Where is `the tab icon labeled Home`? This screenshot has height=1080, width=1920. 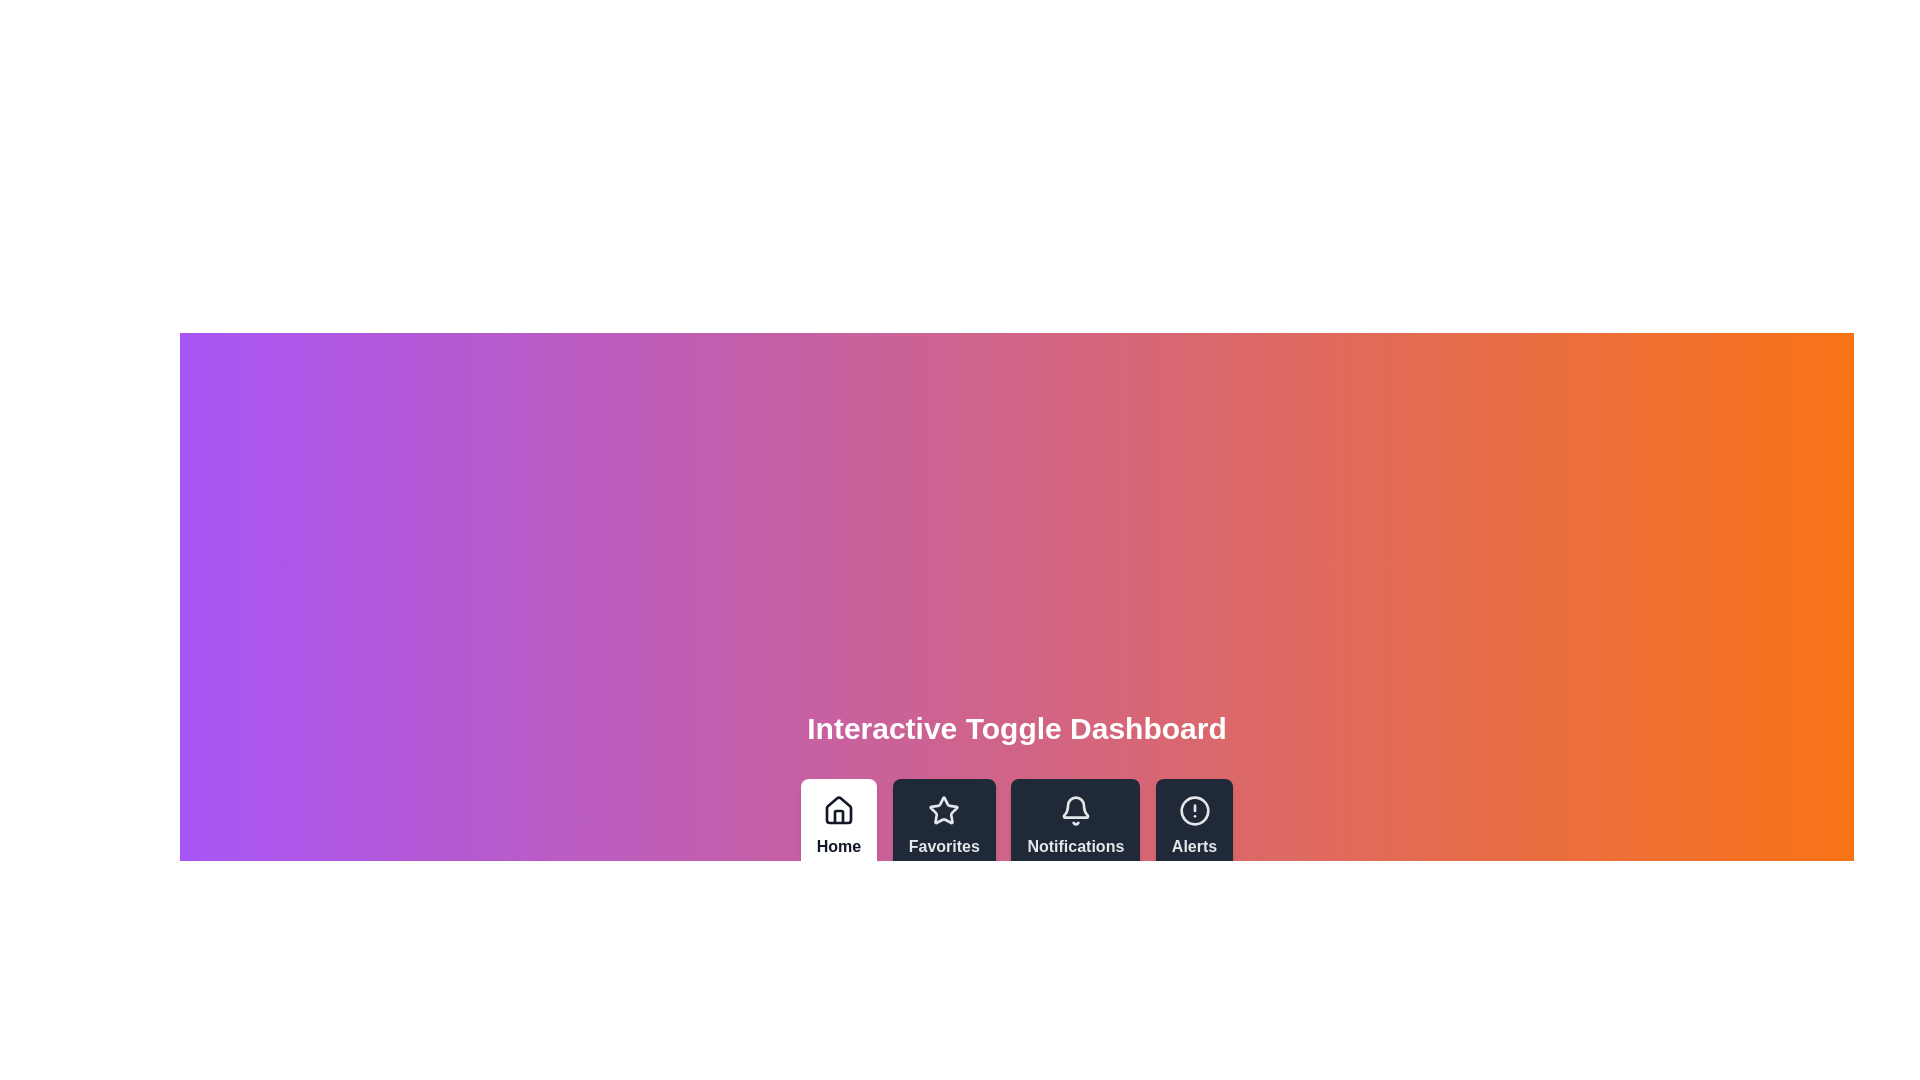 the tab icon labeled Home is located at coordinates (839, 826).